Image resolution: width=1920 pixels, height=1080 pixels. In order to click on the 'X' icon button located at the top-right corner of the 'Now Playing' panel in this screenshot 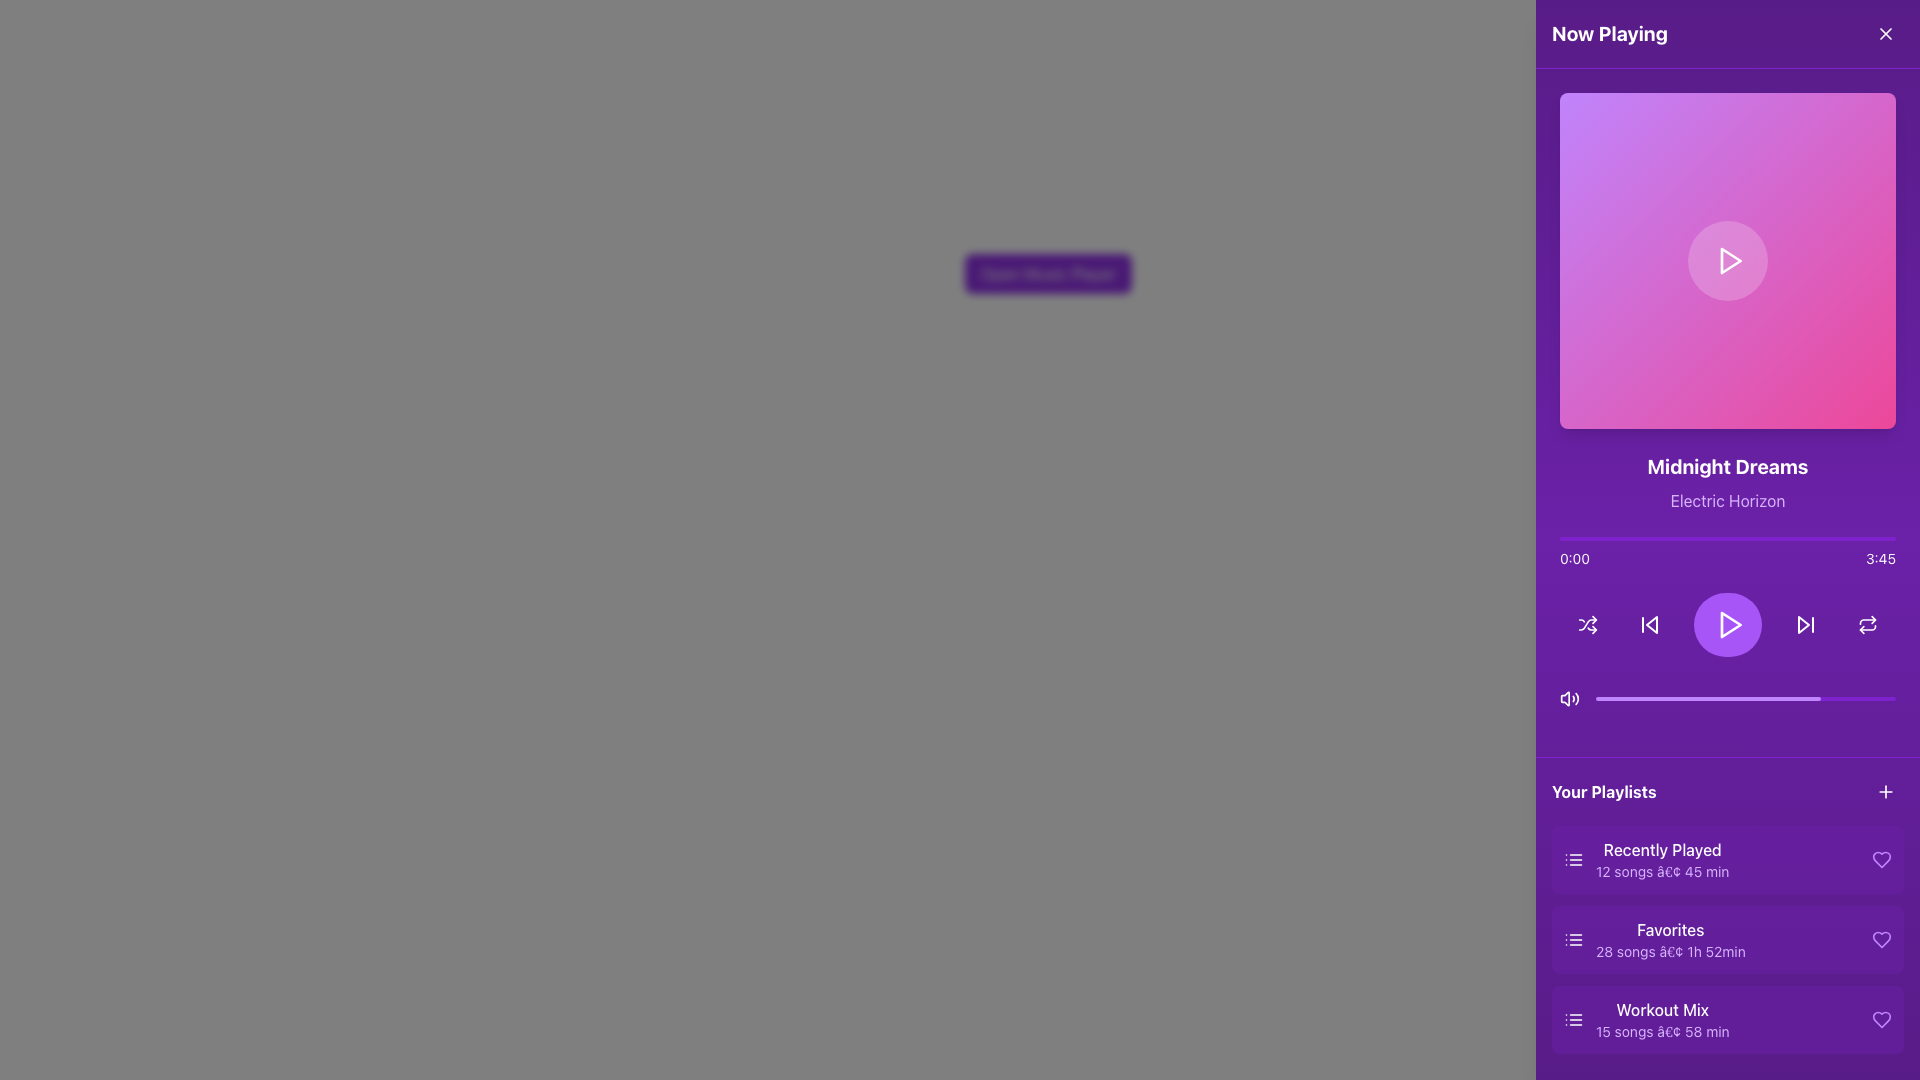, I will do `click(1885, 34)`.